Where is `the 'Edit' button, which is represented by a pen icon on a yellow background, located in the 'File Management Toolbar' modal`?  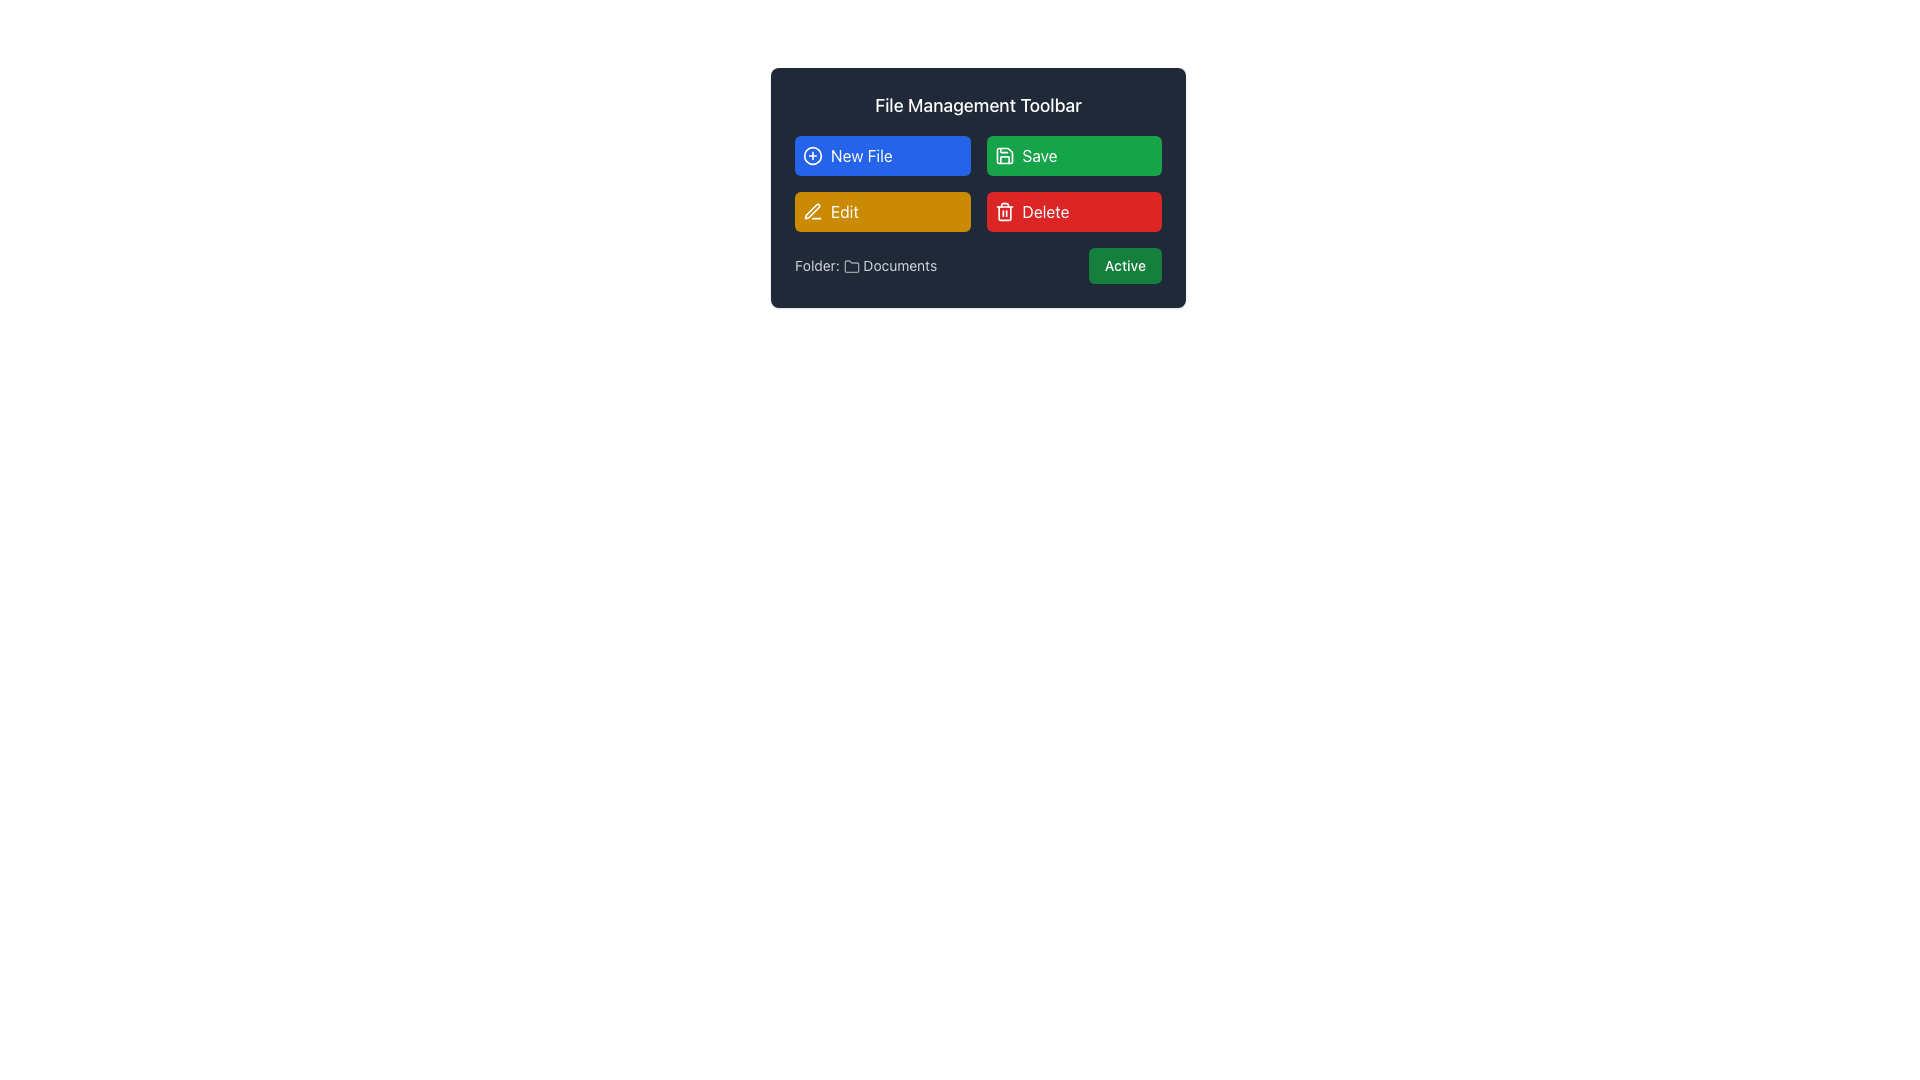
the 'Edit' button, which is represented by a pen icon on a yellow background, located in the 'File Management Toolbar' modal is located at coordinates (812, 212).